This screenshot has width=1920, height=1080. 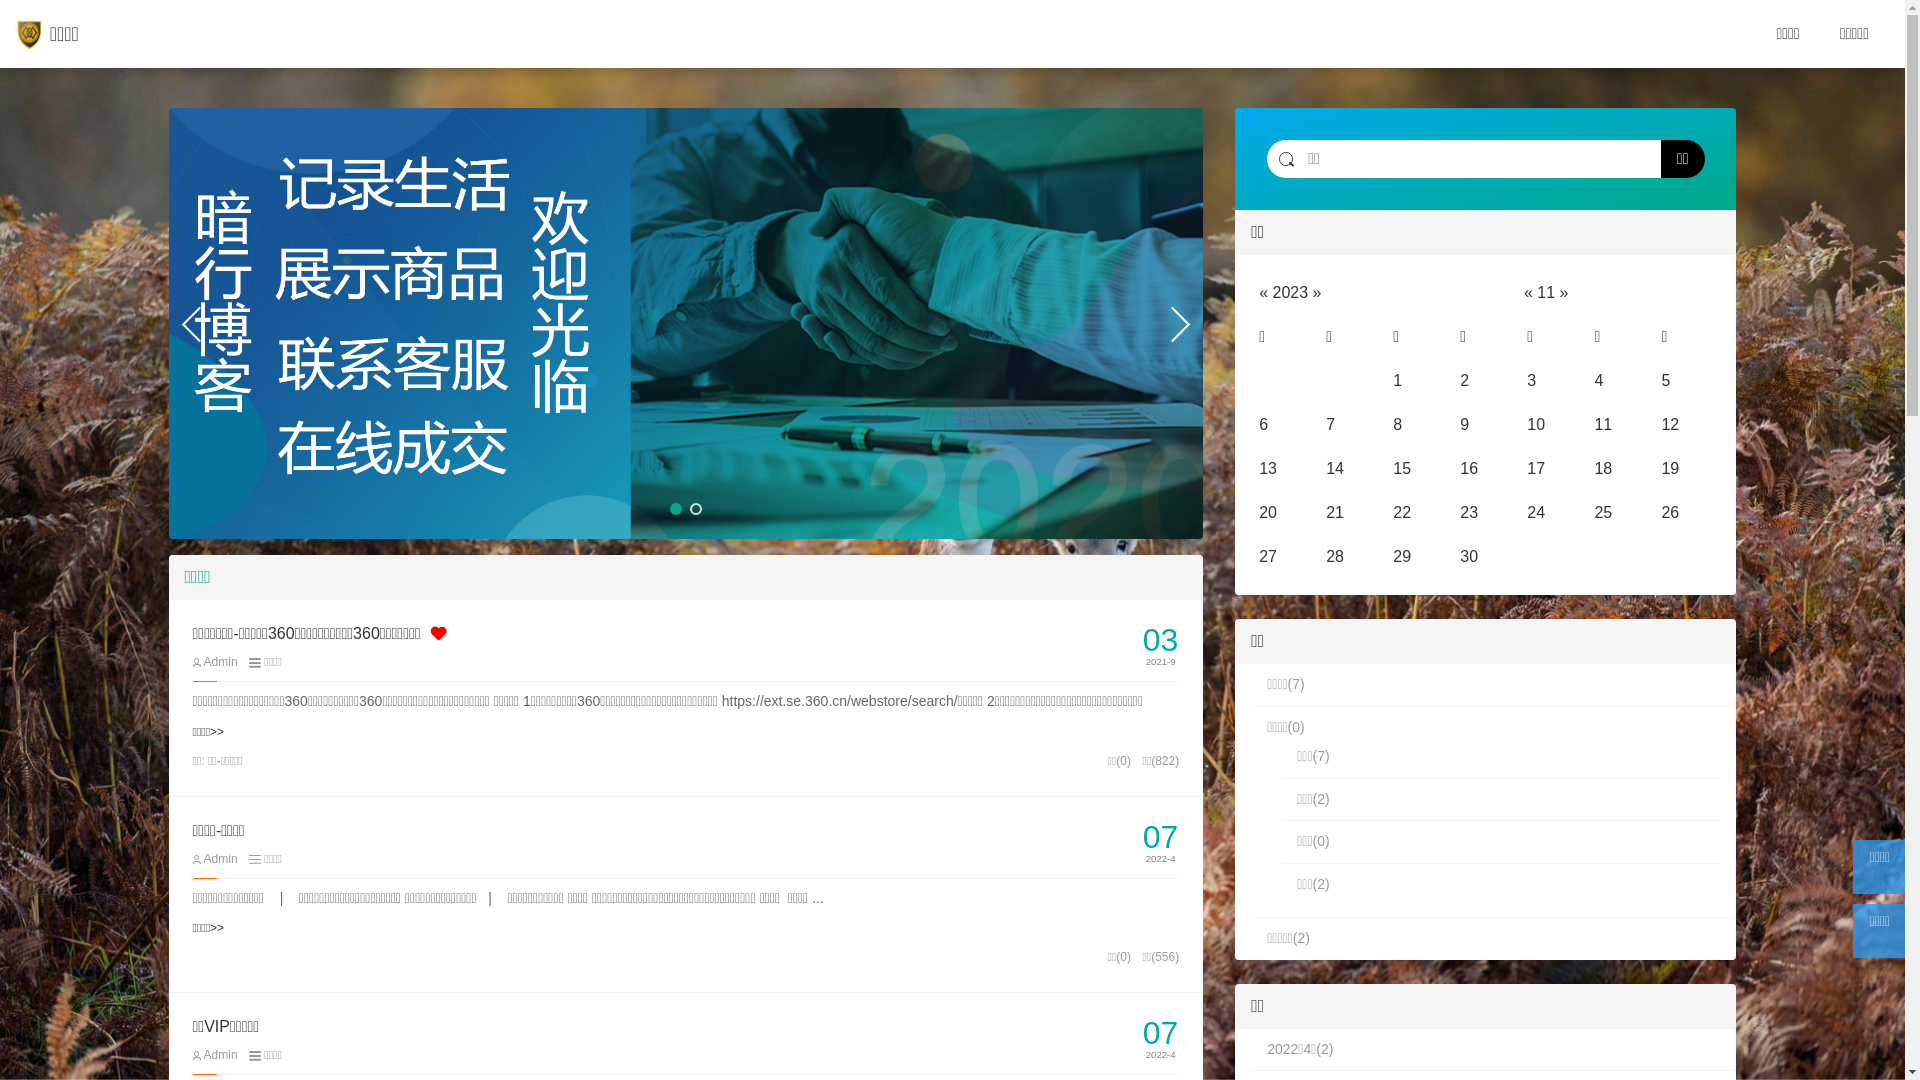 What do you see at coordinates (192, 858) in the screenshot?
I see `'Admin'` at bounding box center [192, 858].